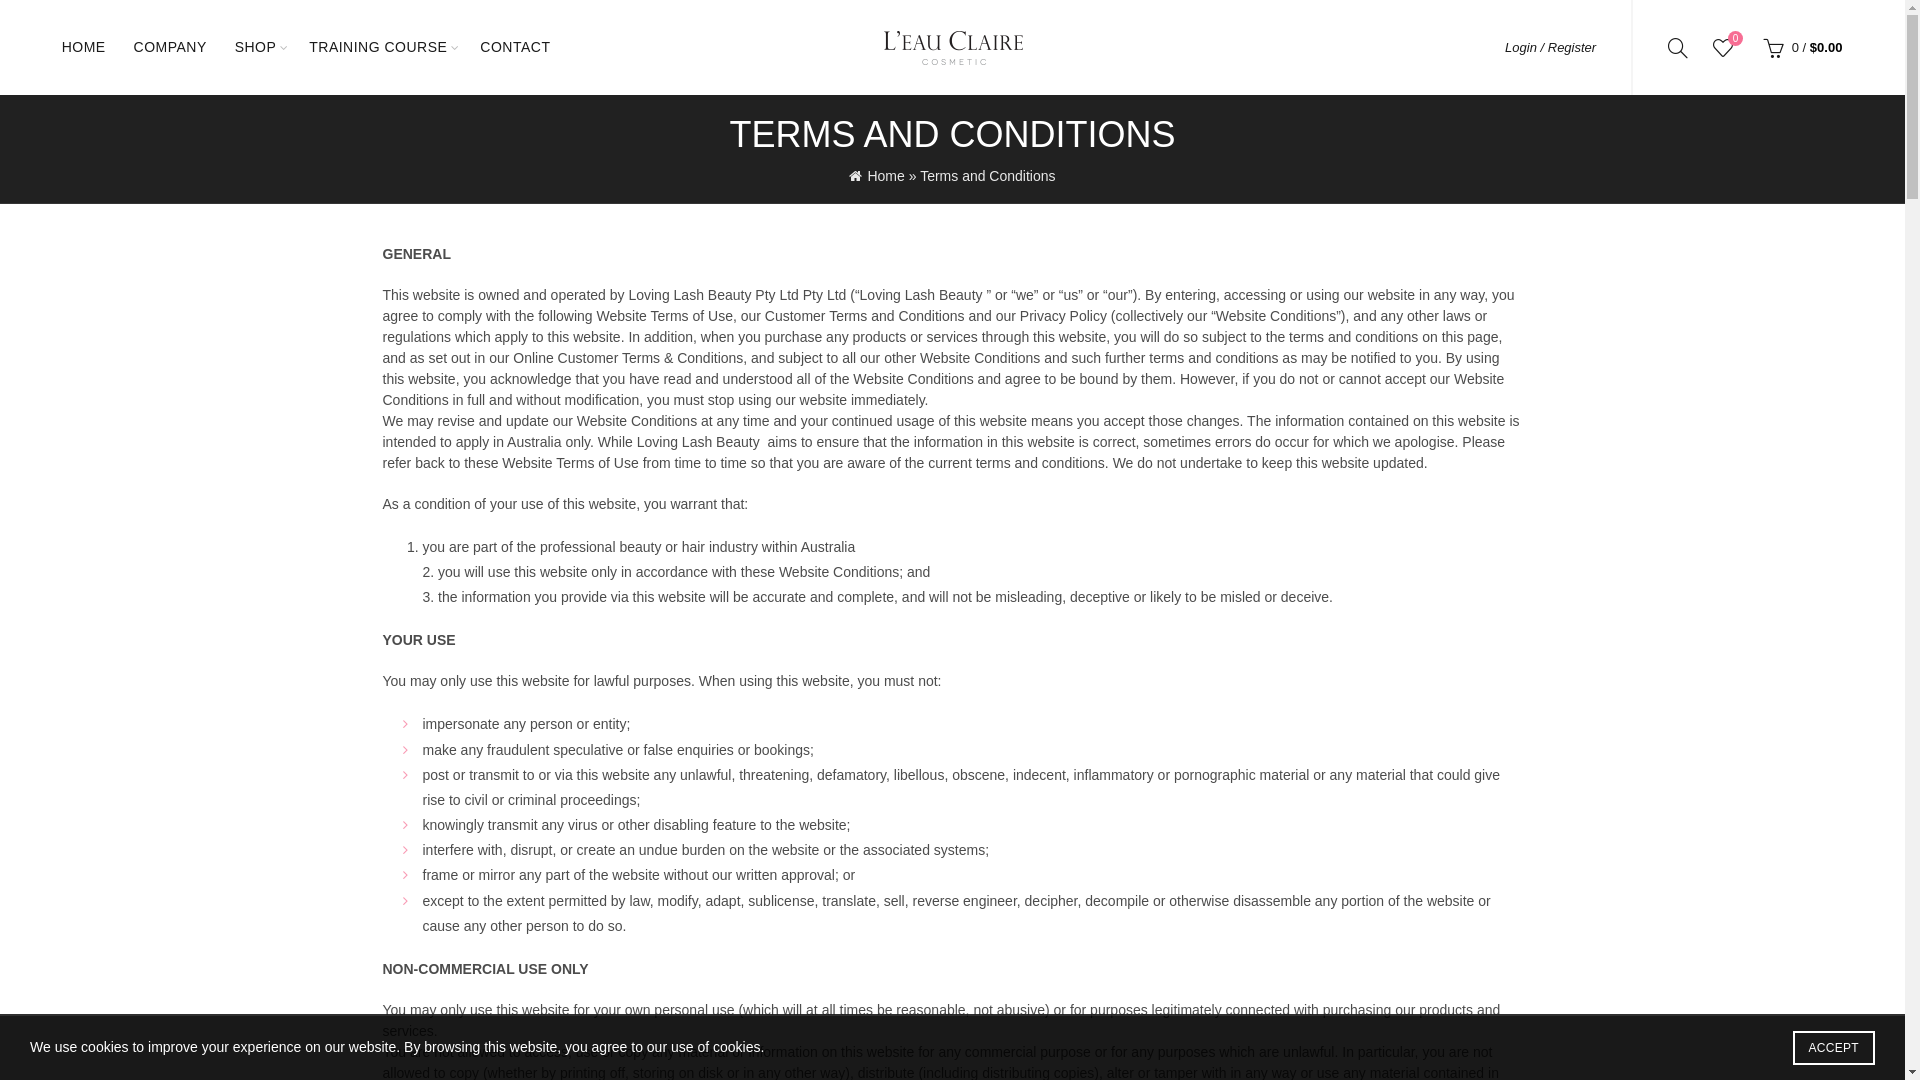  I want to click on 'Home', so click(849, 175).